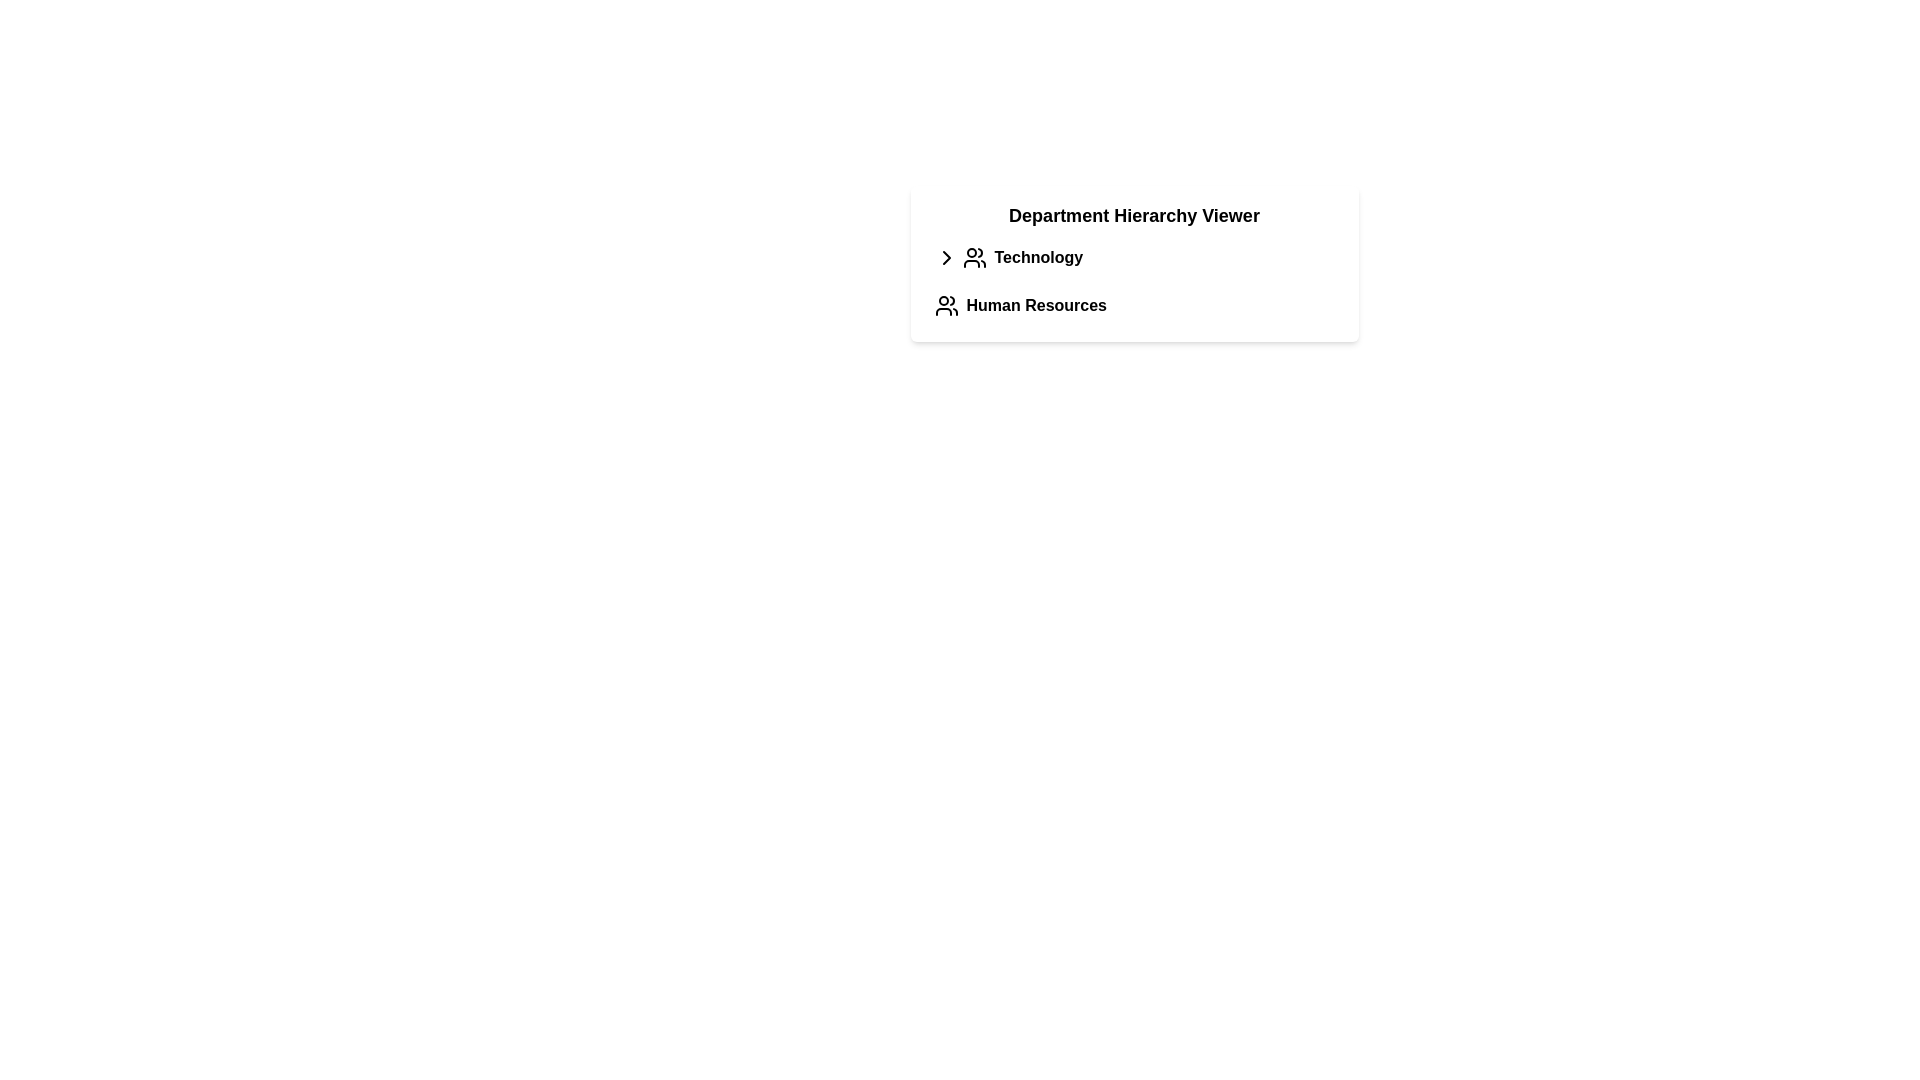  Describe the element at coordinates (1036, 305) in the screenshot. I see `text label indicating a department or category within the 'Department Hierarchy Viewer', located in the second row to the right of the group illustration icon` at that location.